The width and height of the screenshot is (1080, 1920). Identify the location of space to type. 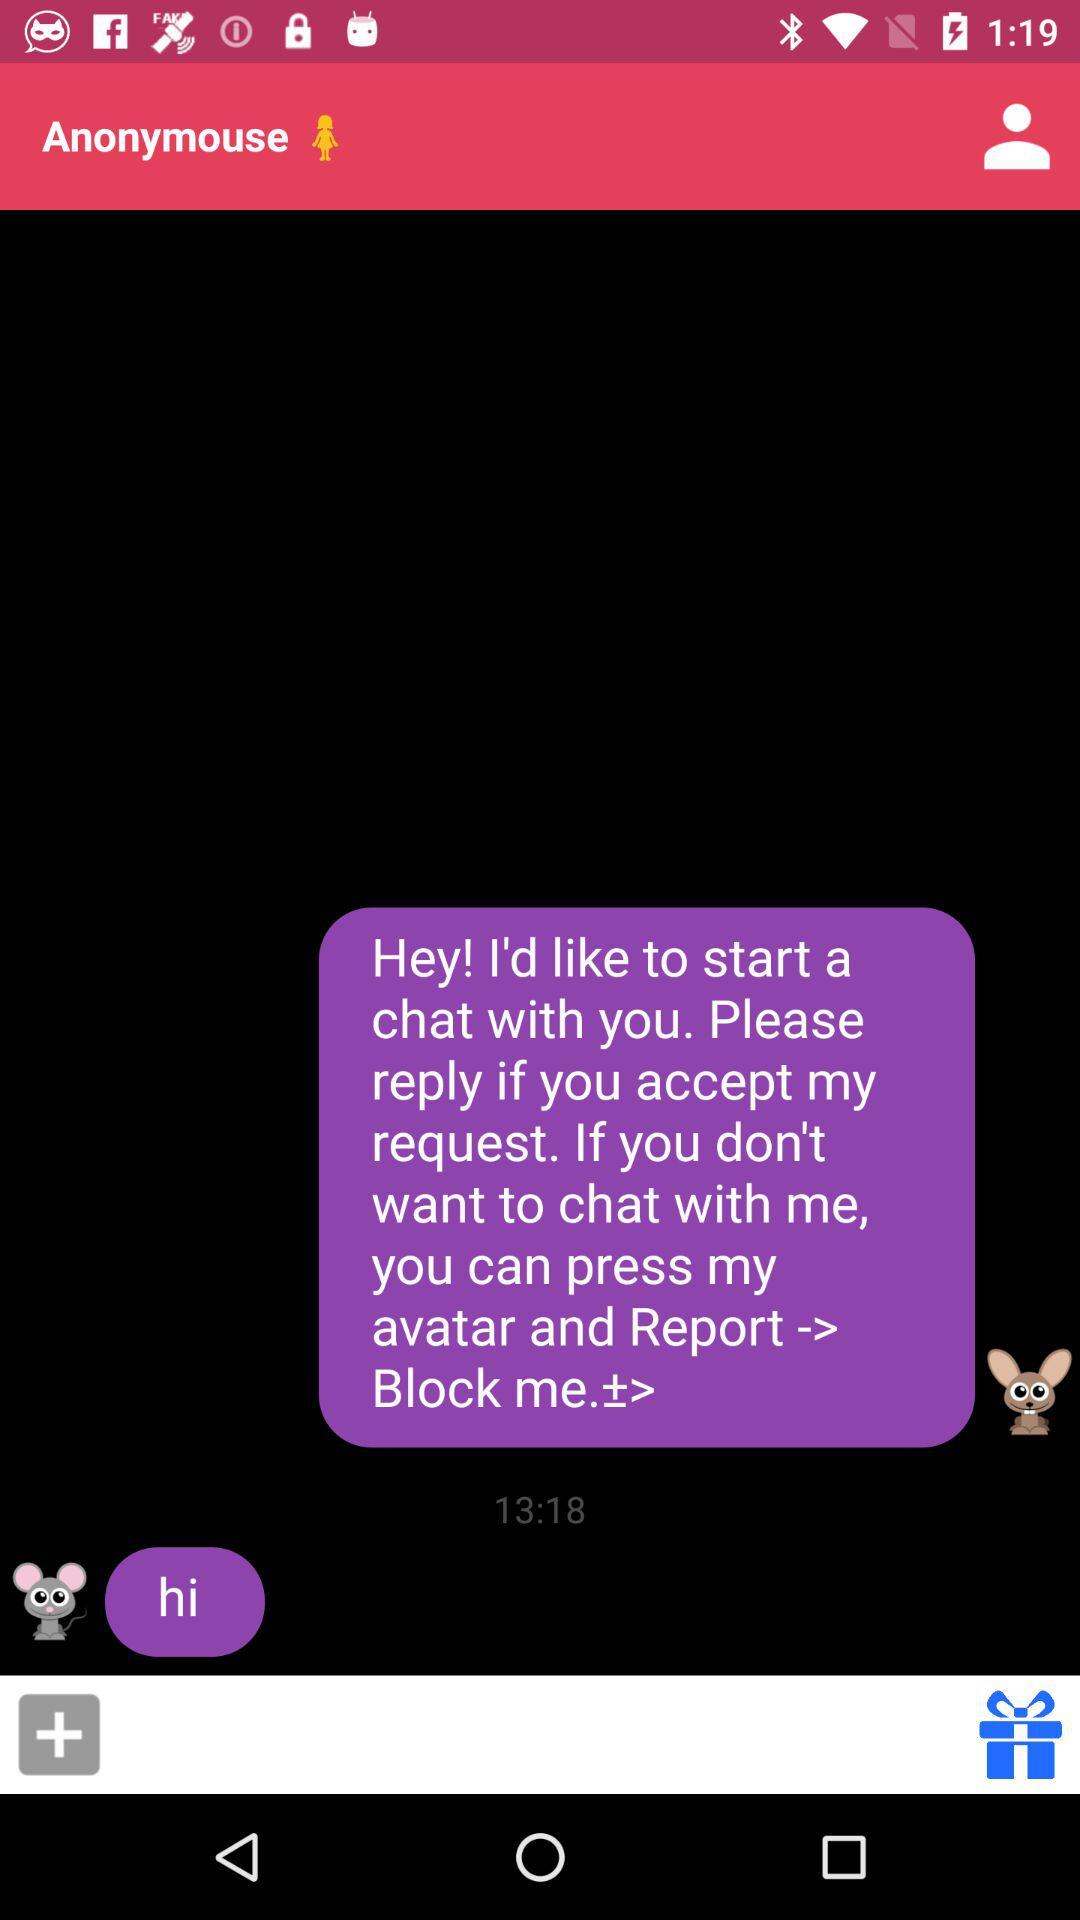
(546, 1733).